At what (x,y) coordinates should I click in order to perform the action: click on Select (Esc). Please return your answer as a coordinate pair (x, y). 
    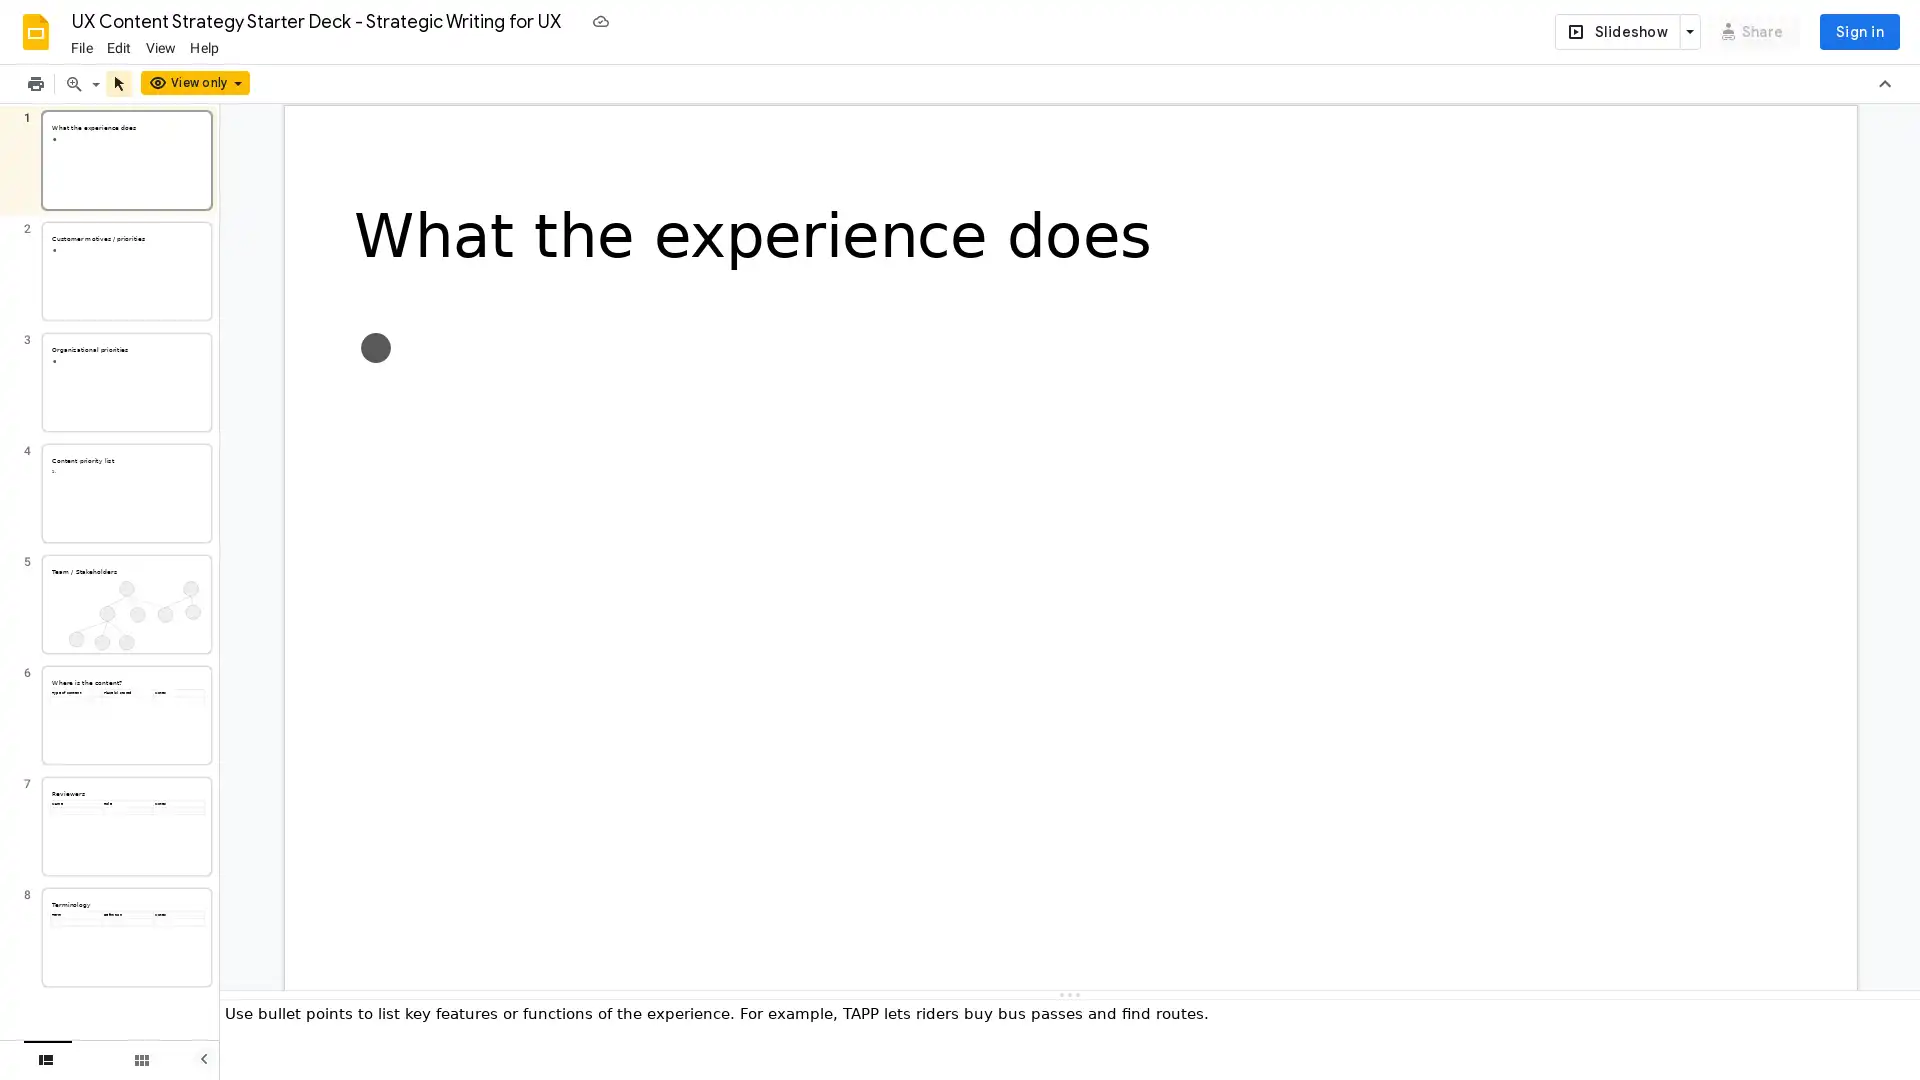
    Looking at the image, I should click on (118, 83).